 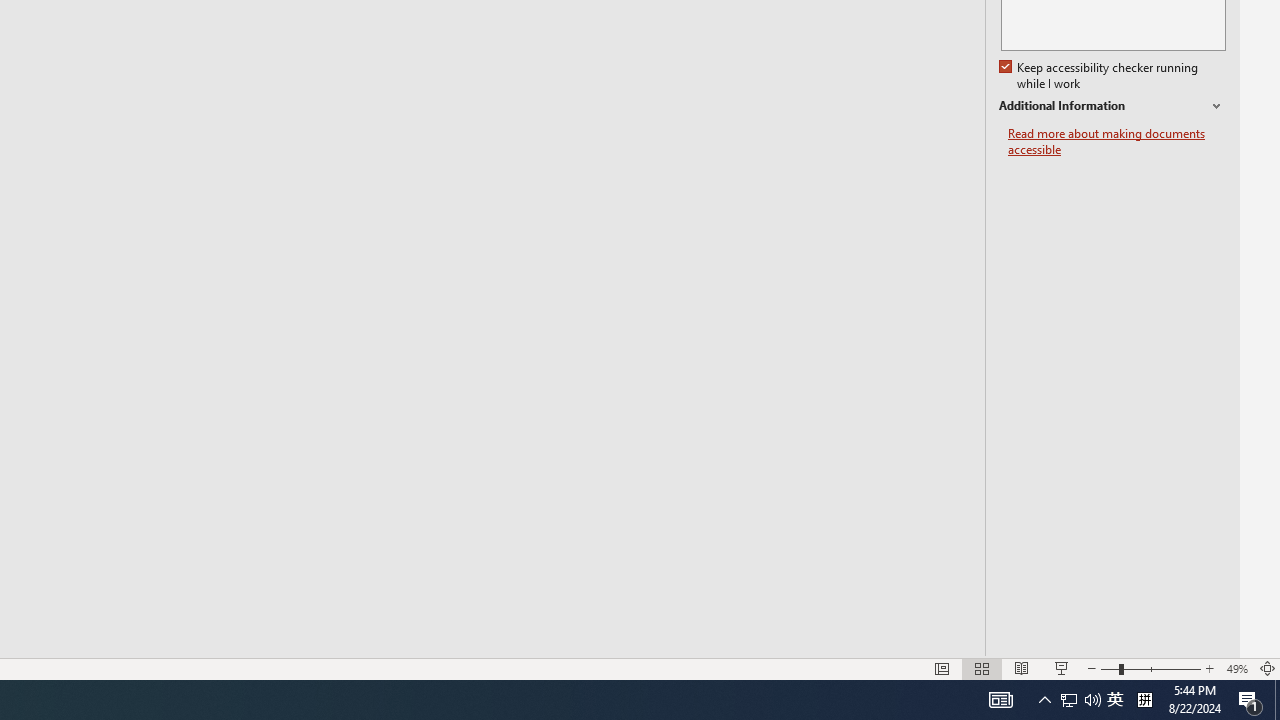 I want to click on 'Zoom', so click(x=1150, y=669).